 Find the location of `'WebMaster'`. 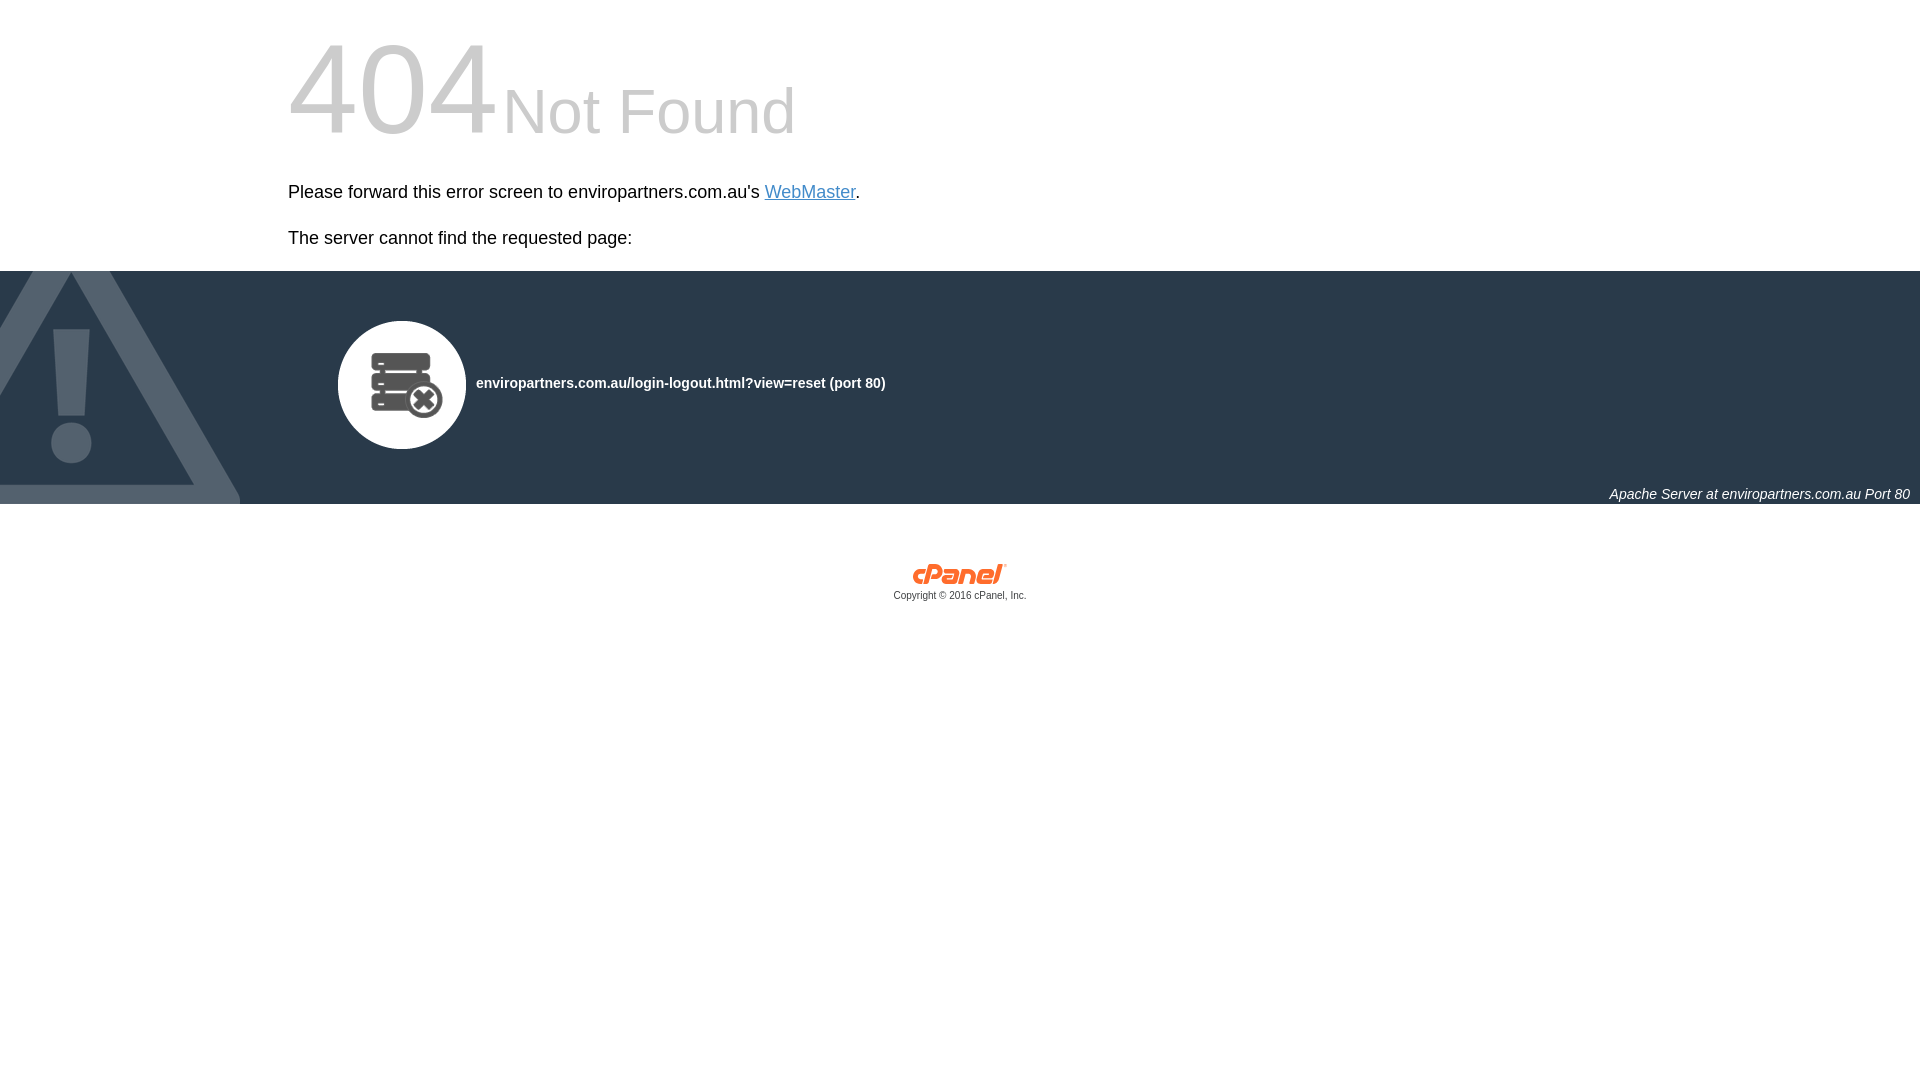

'WebMaster' is located at coordinates (810, 192).